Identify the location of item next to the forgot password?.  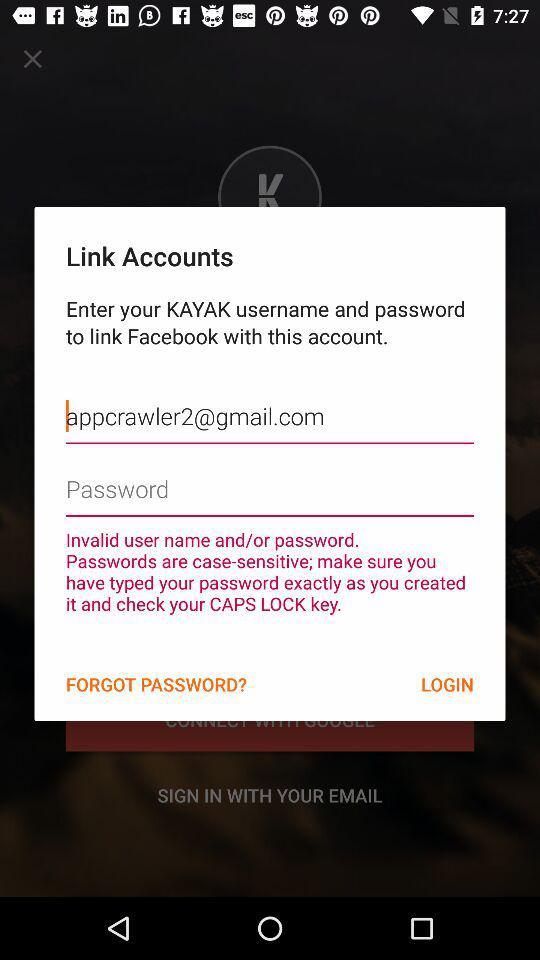
(447, 684).